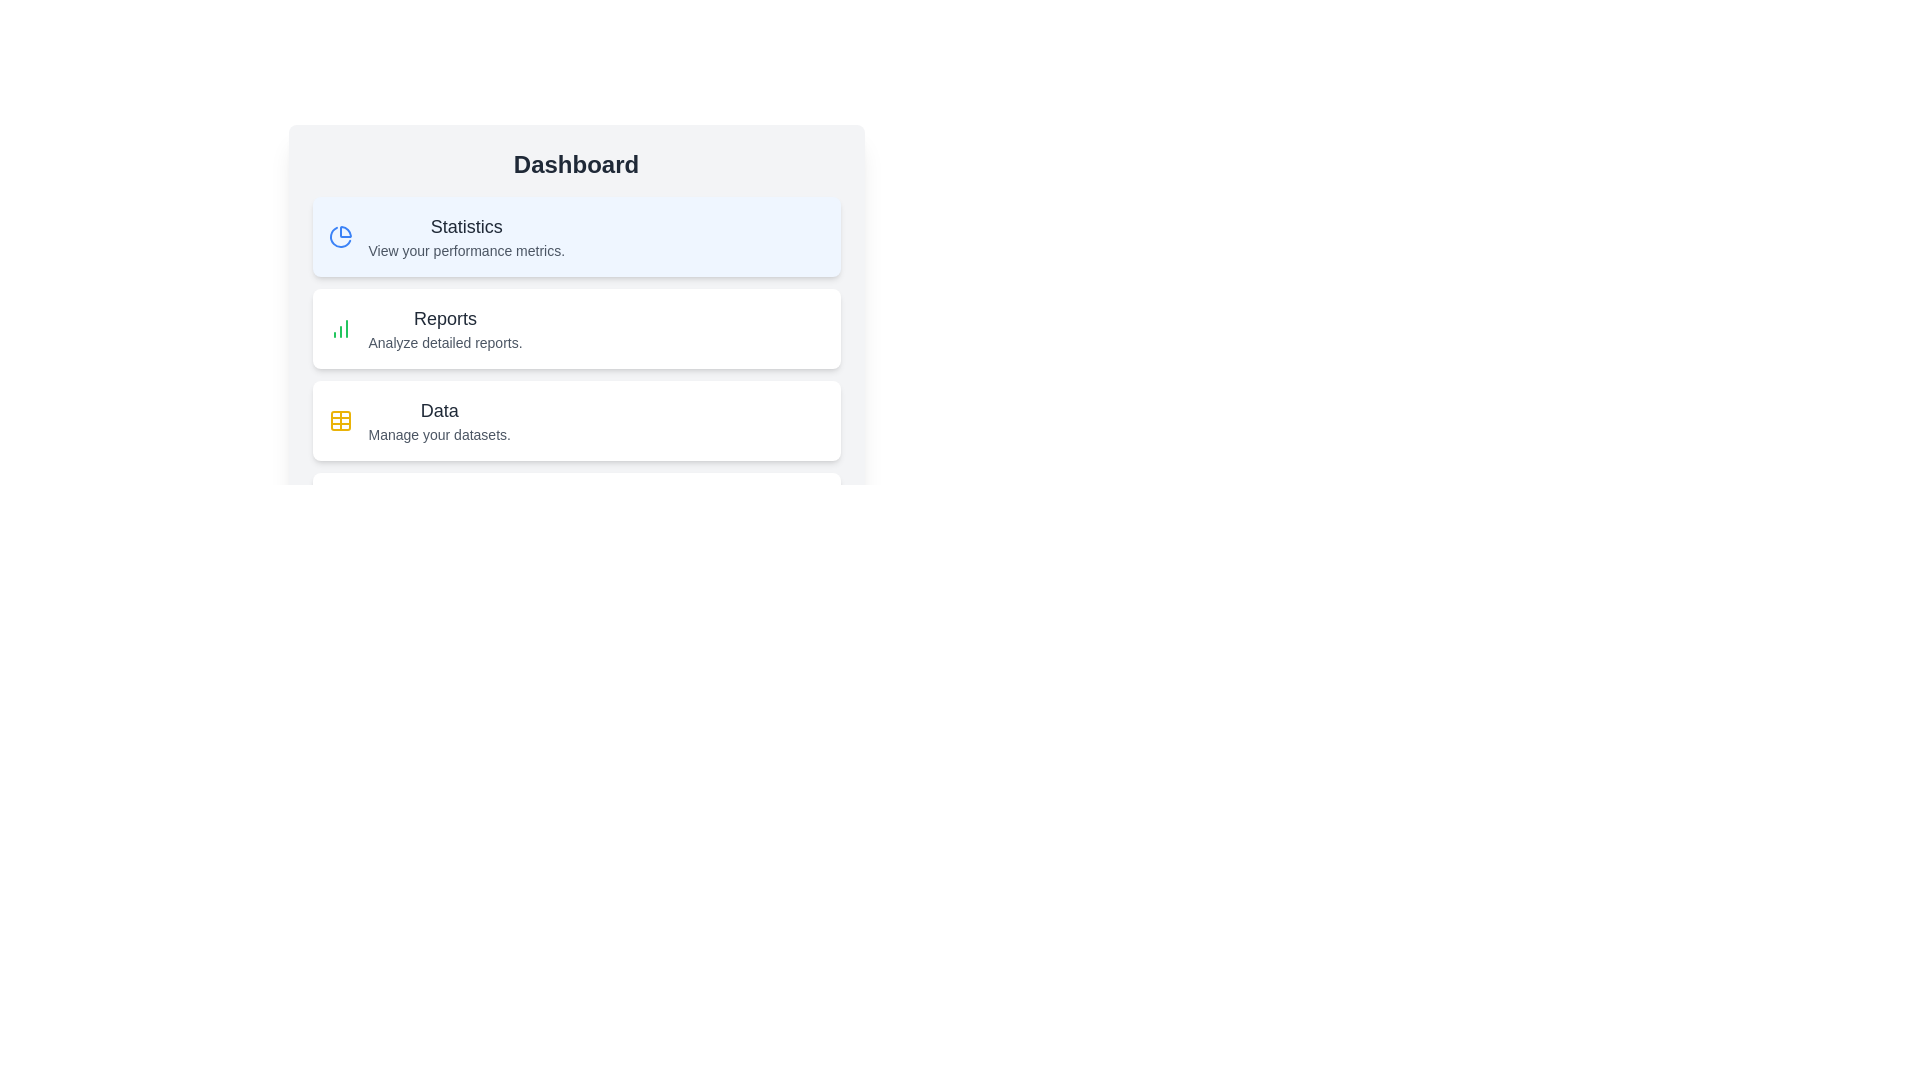 This screenshot has width=1920, height=1080. Describe the element at coordinates (340, 327) in the screenshot. I see `the section icon corresponding to Reports` at that location.